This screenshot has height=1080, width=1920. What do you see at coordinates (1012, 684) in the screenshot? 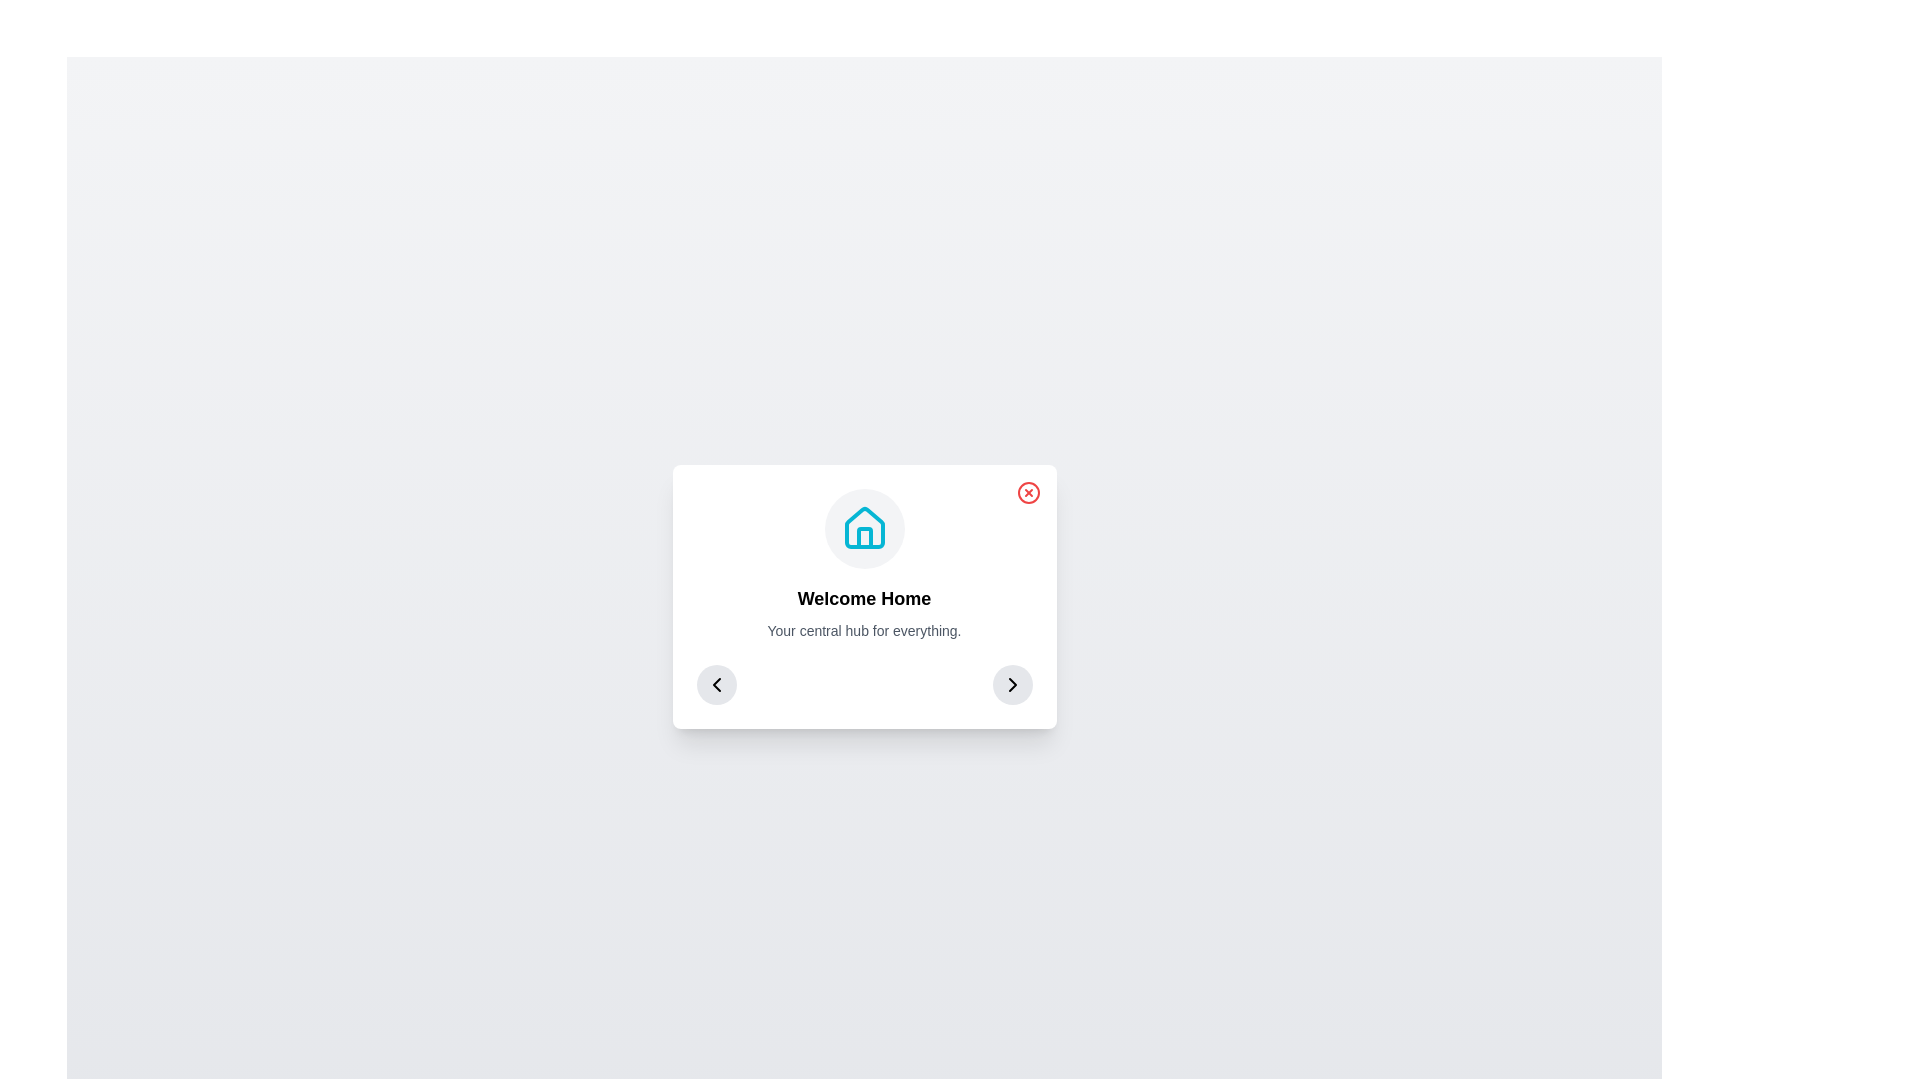
I see `the right-pointing chevron icon located at the center of a circular button with a light gray background in the bottom-right corner of a card interface` at bounding box center [1012, 684].